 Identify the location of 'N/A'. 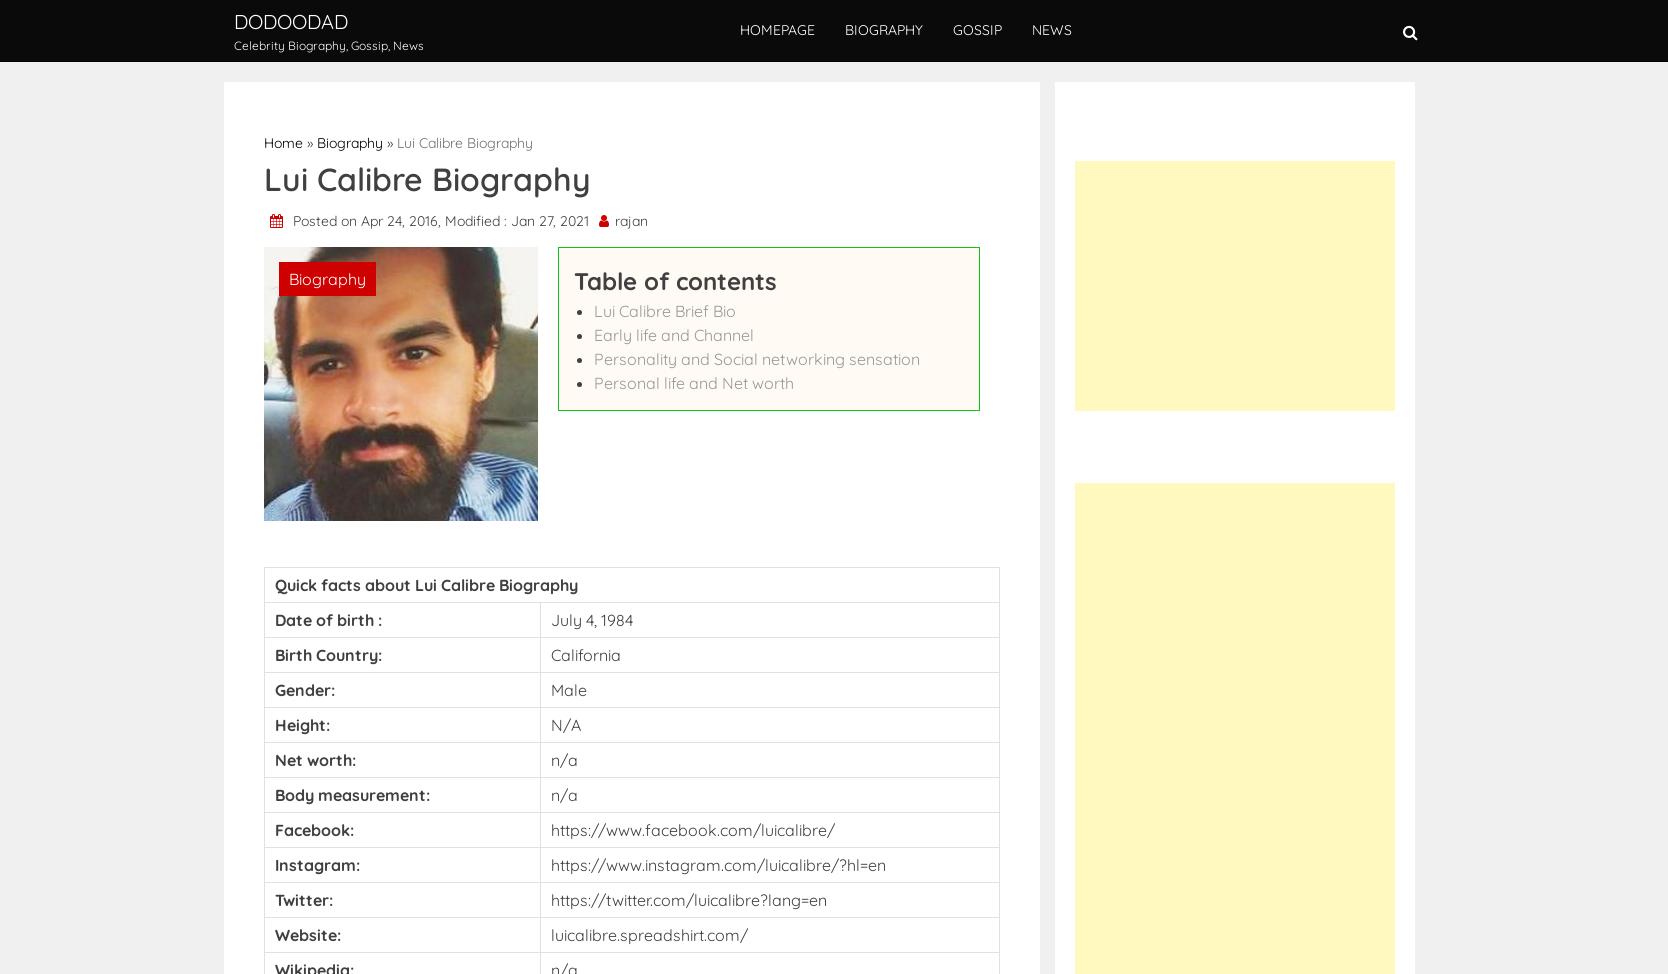
(564, 723).